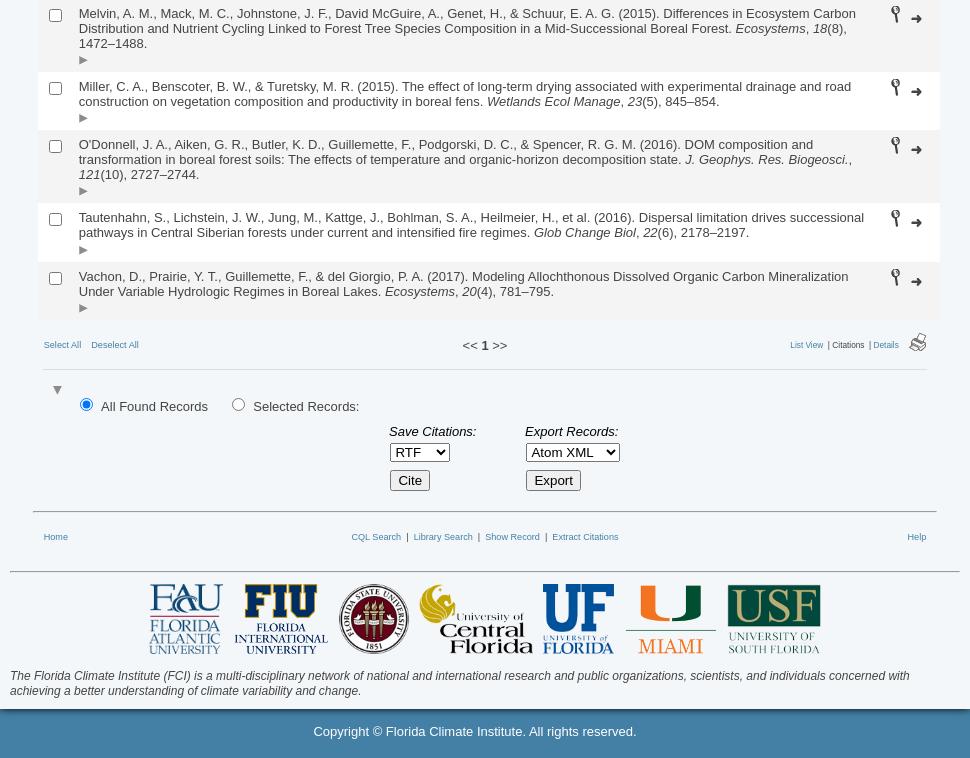  What do you see at coordinates (461, 283) in the screenshot?
I see `'Vachon, D., Prairie, Y. T., Guillemette, F., & del Giorgio, P. A. (2017). Modeling Allochthonous Dissolved Organic Carbon Mineralization Under Variable Hydrologic Regimes in Boreal Lakes.'` at bounding box center [461, 283].